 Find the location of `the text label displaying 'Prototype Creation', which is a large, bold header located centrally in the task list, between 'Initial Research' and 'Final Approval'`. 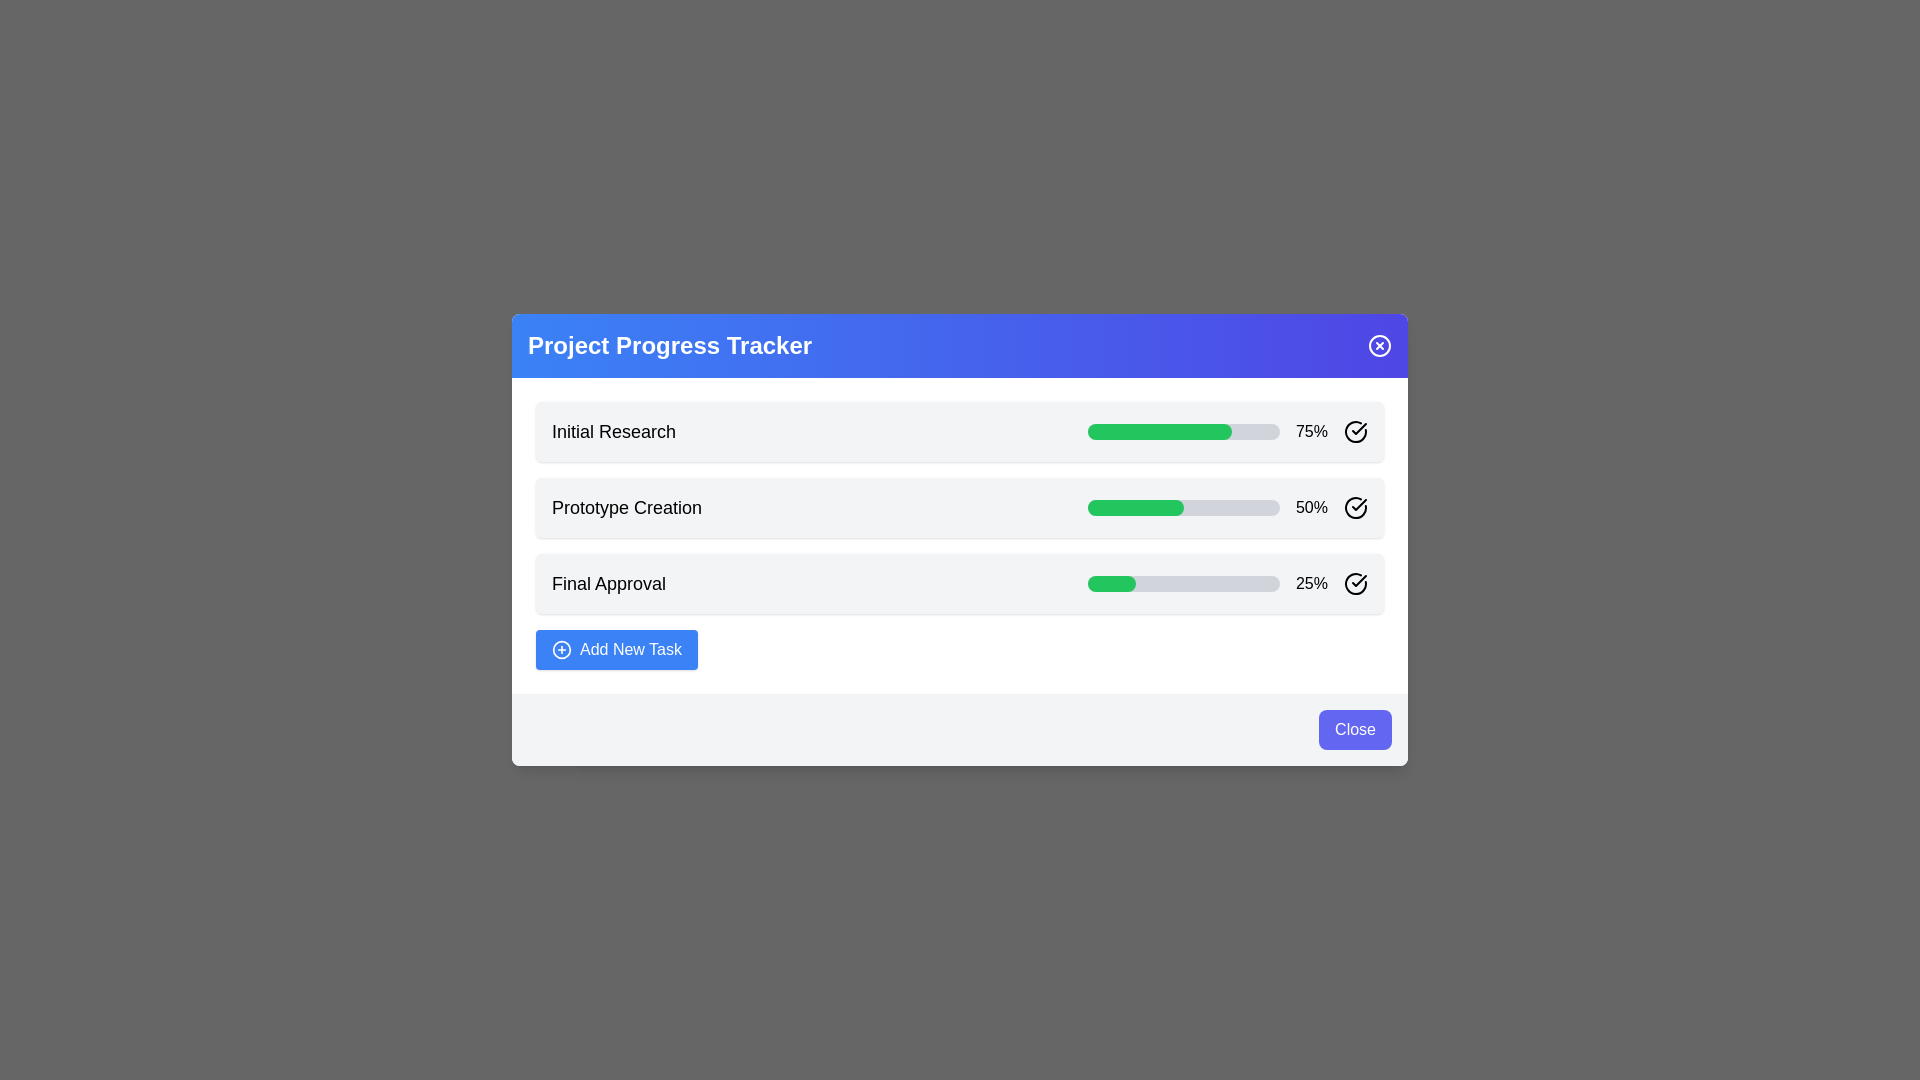

the text label displaying 'Prototype Creation', which is a large, bold header located centrally in the task list, between 'Initial Research' and 'Final Approval' is located at coordinates (626, 507).